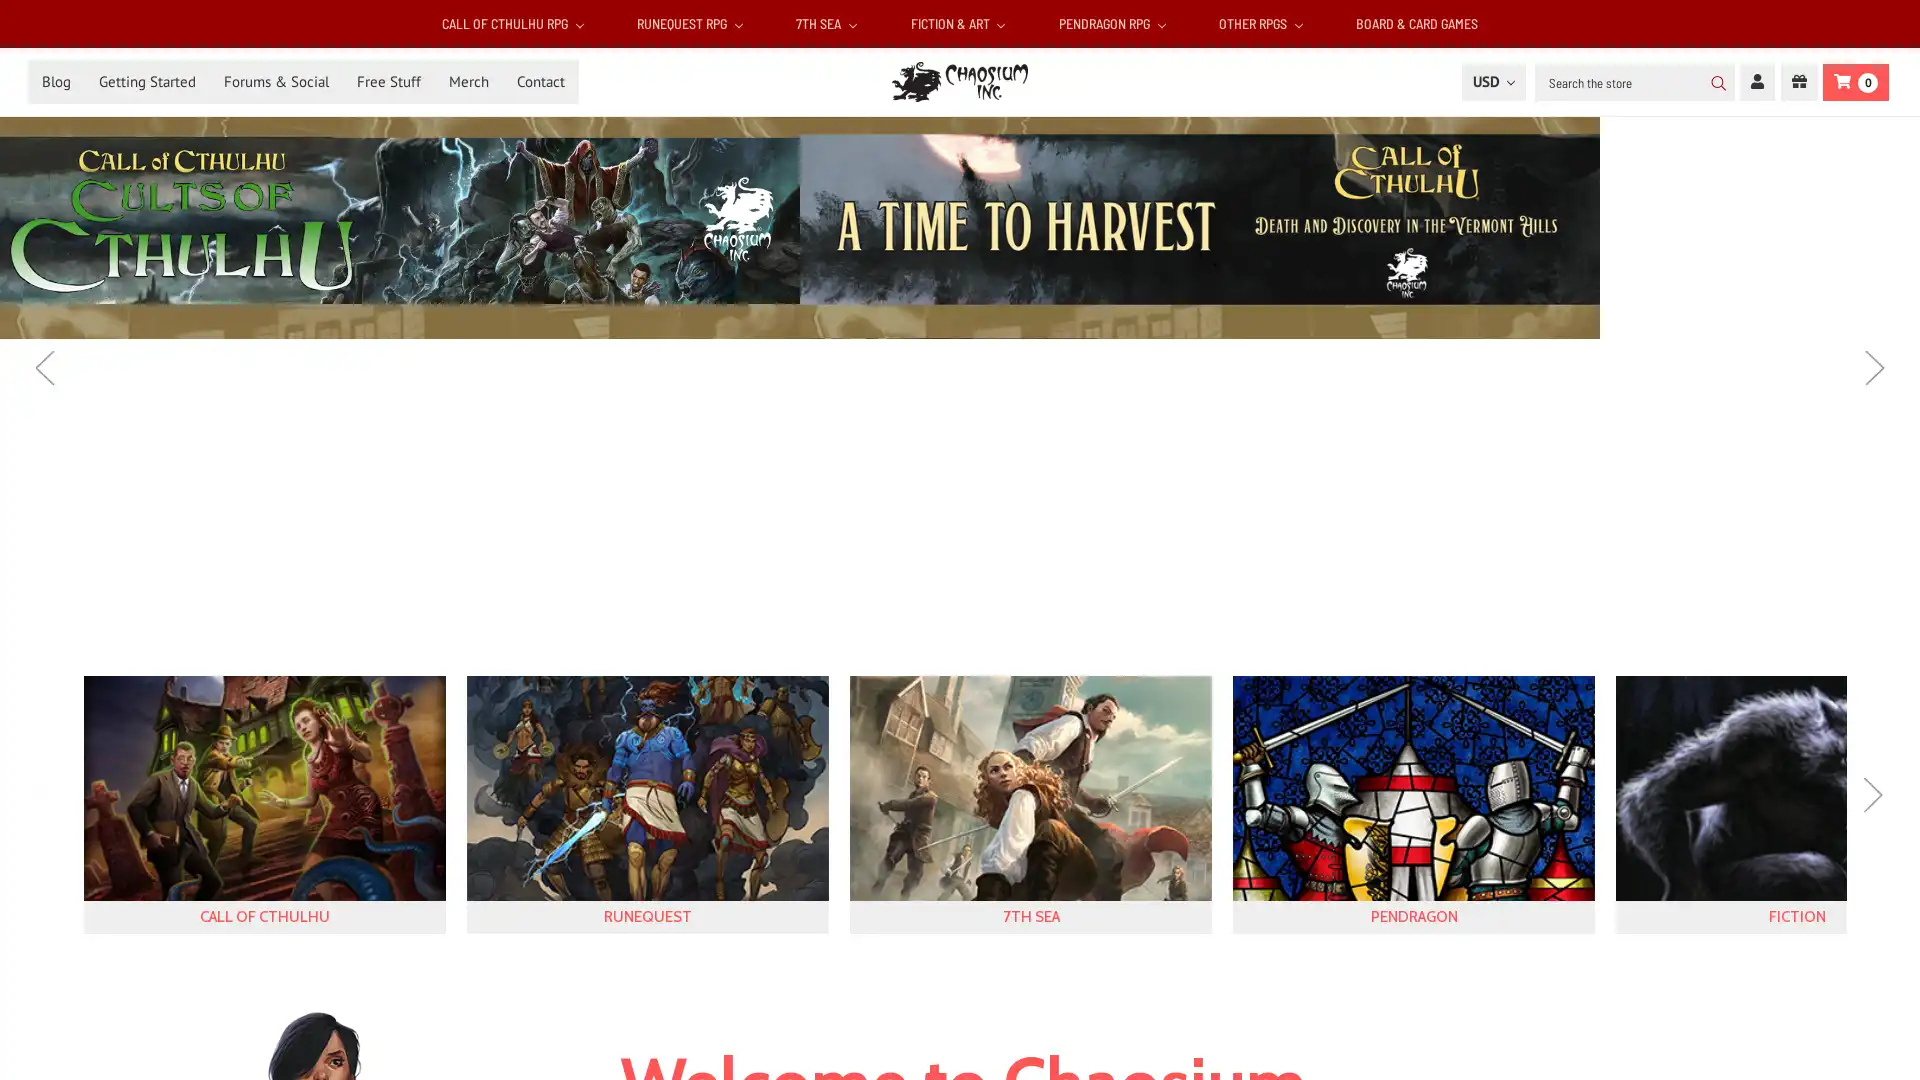 This screenshot has width=1920, height=1080. What do you see at coordinates (44, 367) in the screenshot?
I see `Previous` at bounding box center [44, 367].